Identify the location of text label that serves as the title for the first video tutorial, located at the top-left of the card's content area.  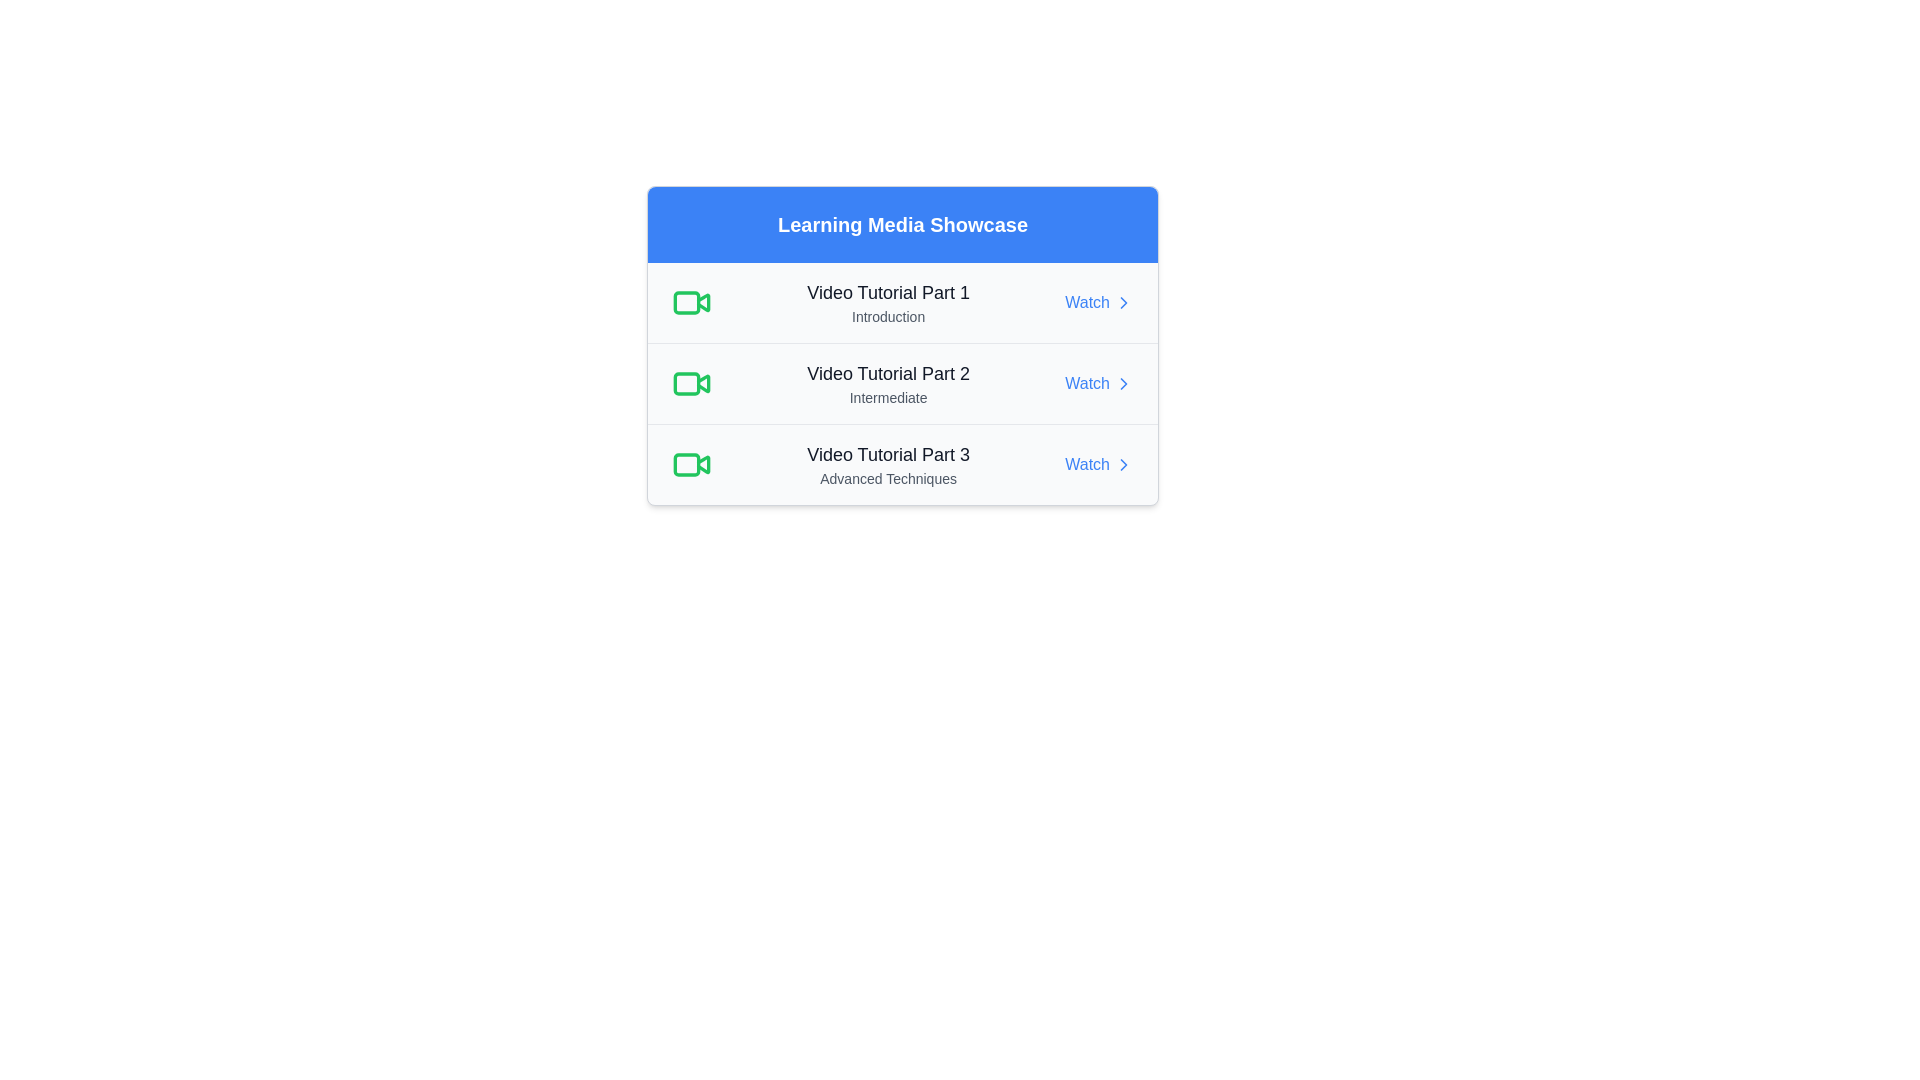
(887, 293).